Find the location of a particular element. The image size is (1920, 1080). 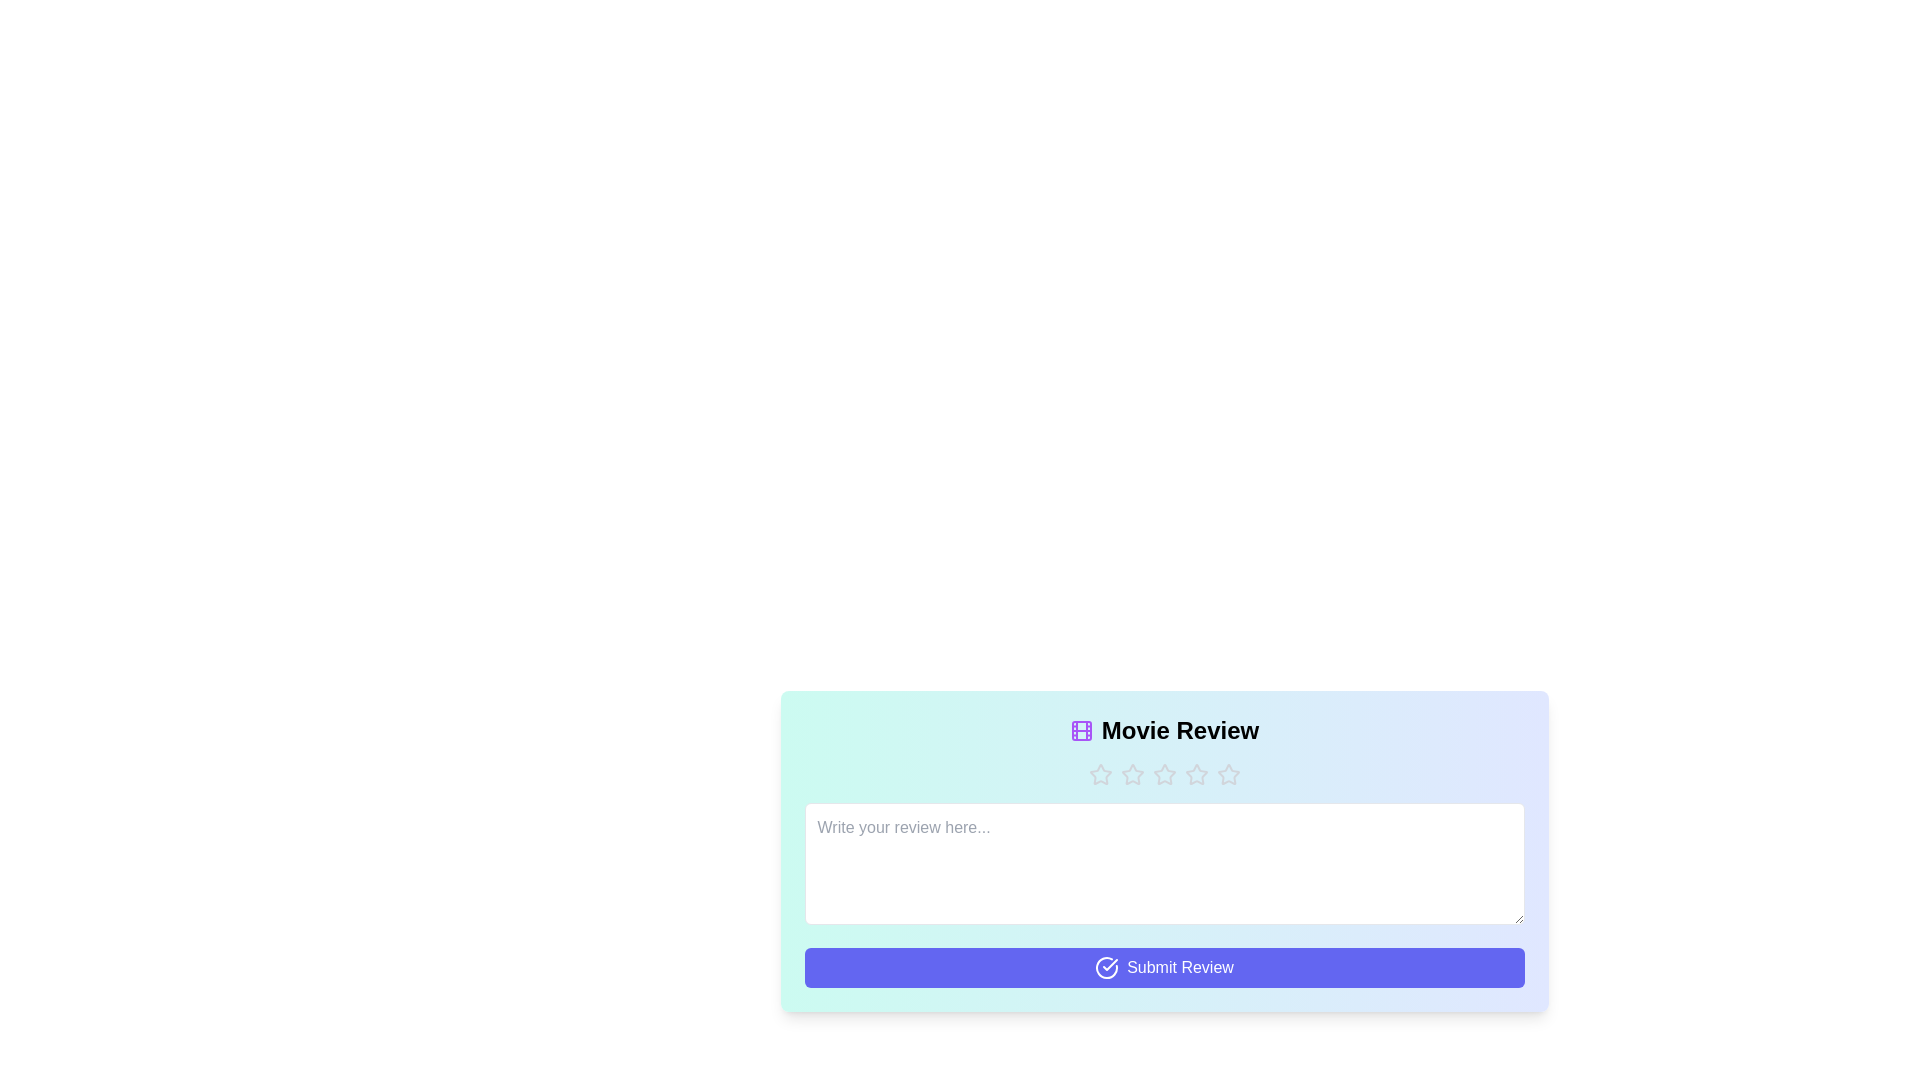

the button with text 'Submit Review' to observe its hover effect is located at coordinates (1164, 967).